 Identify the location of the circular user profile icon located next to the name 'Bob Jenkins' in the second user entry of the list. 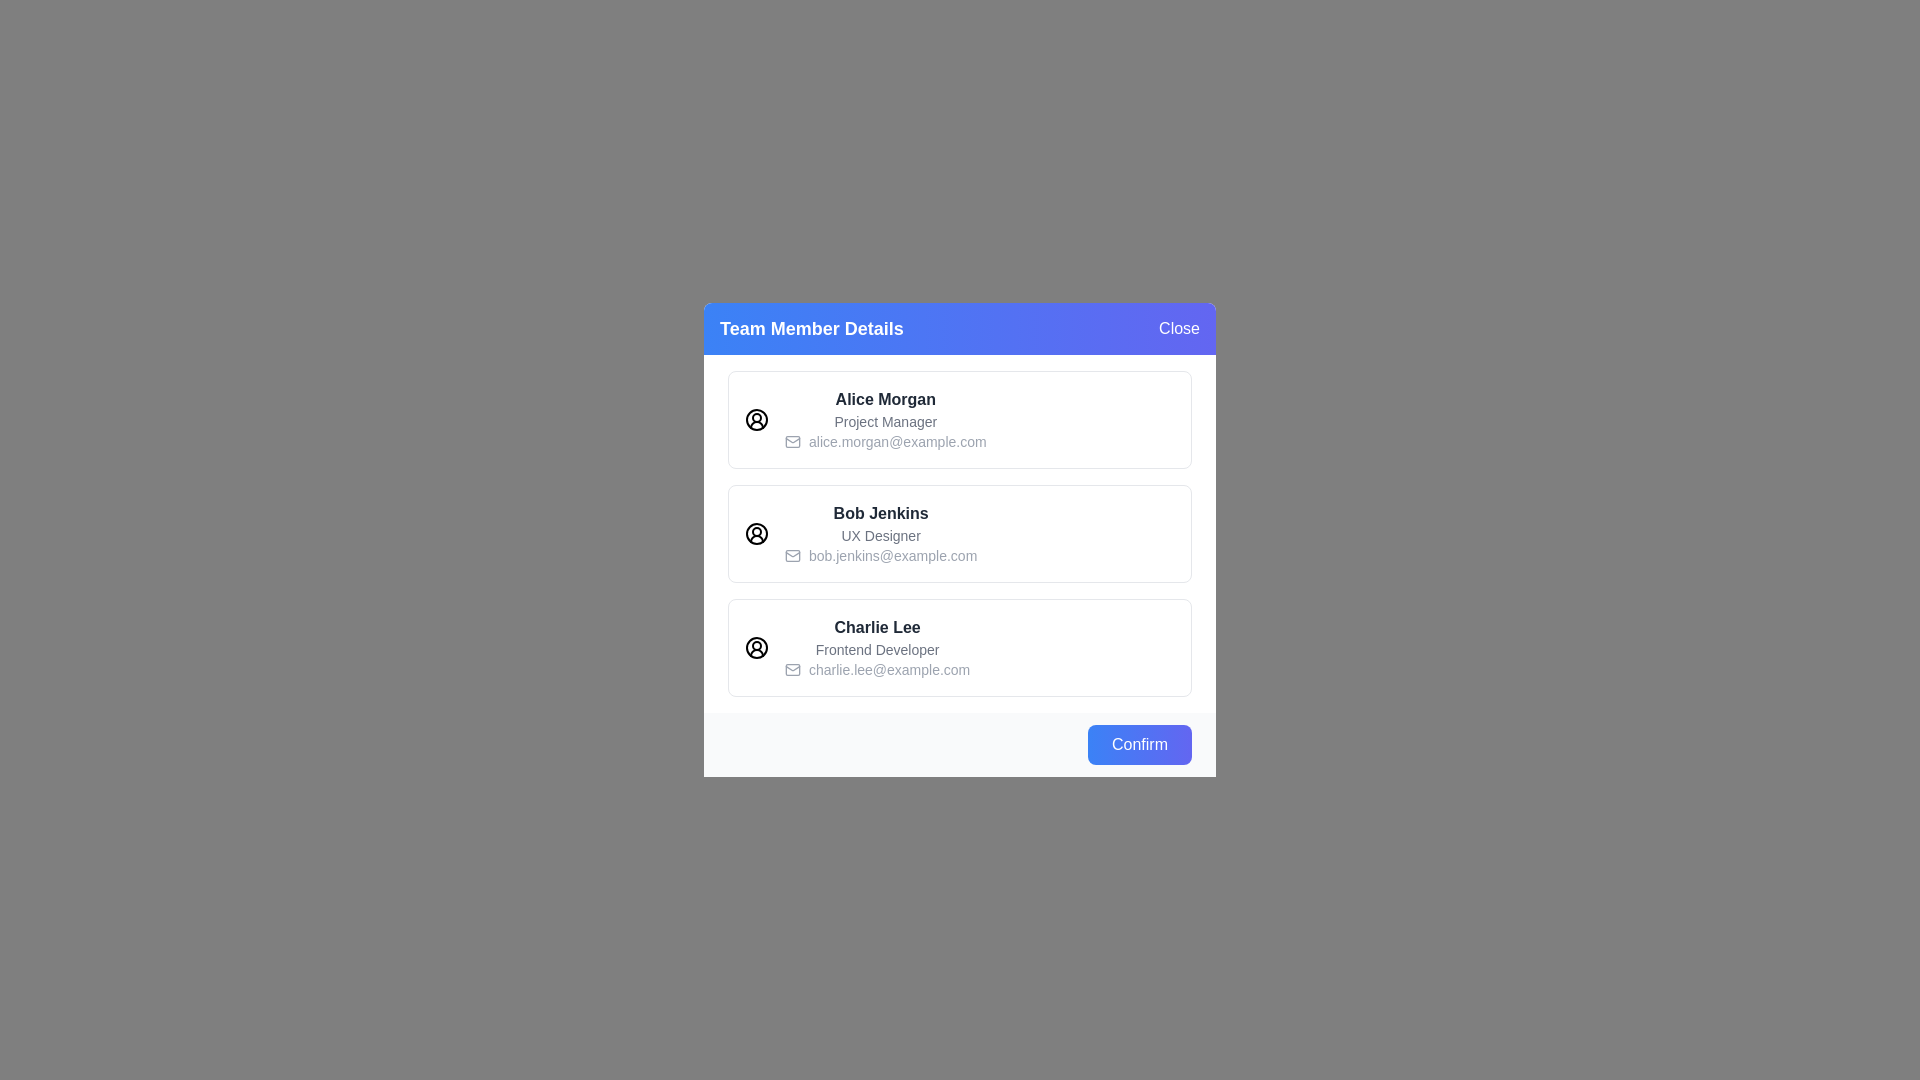
(756, 532).